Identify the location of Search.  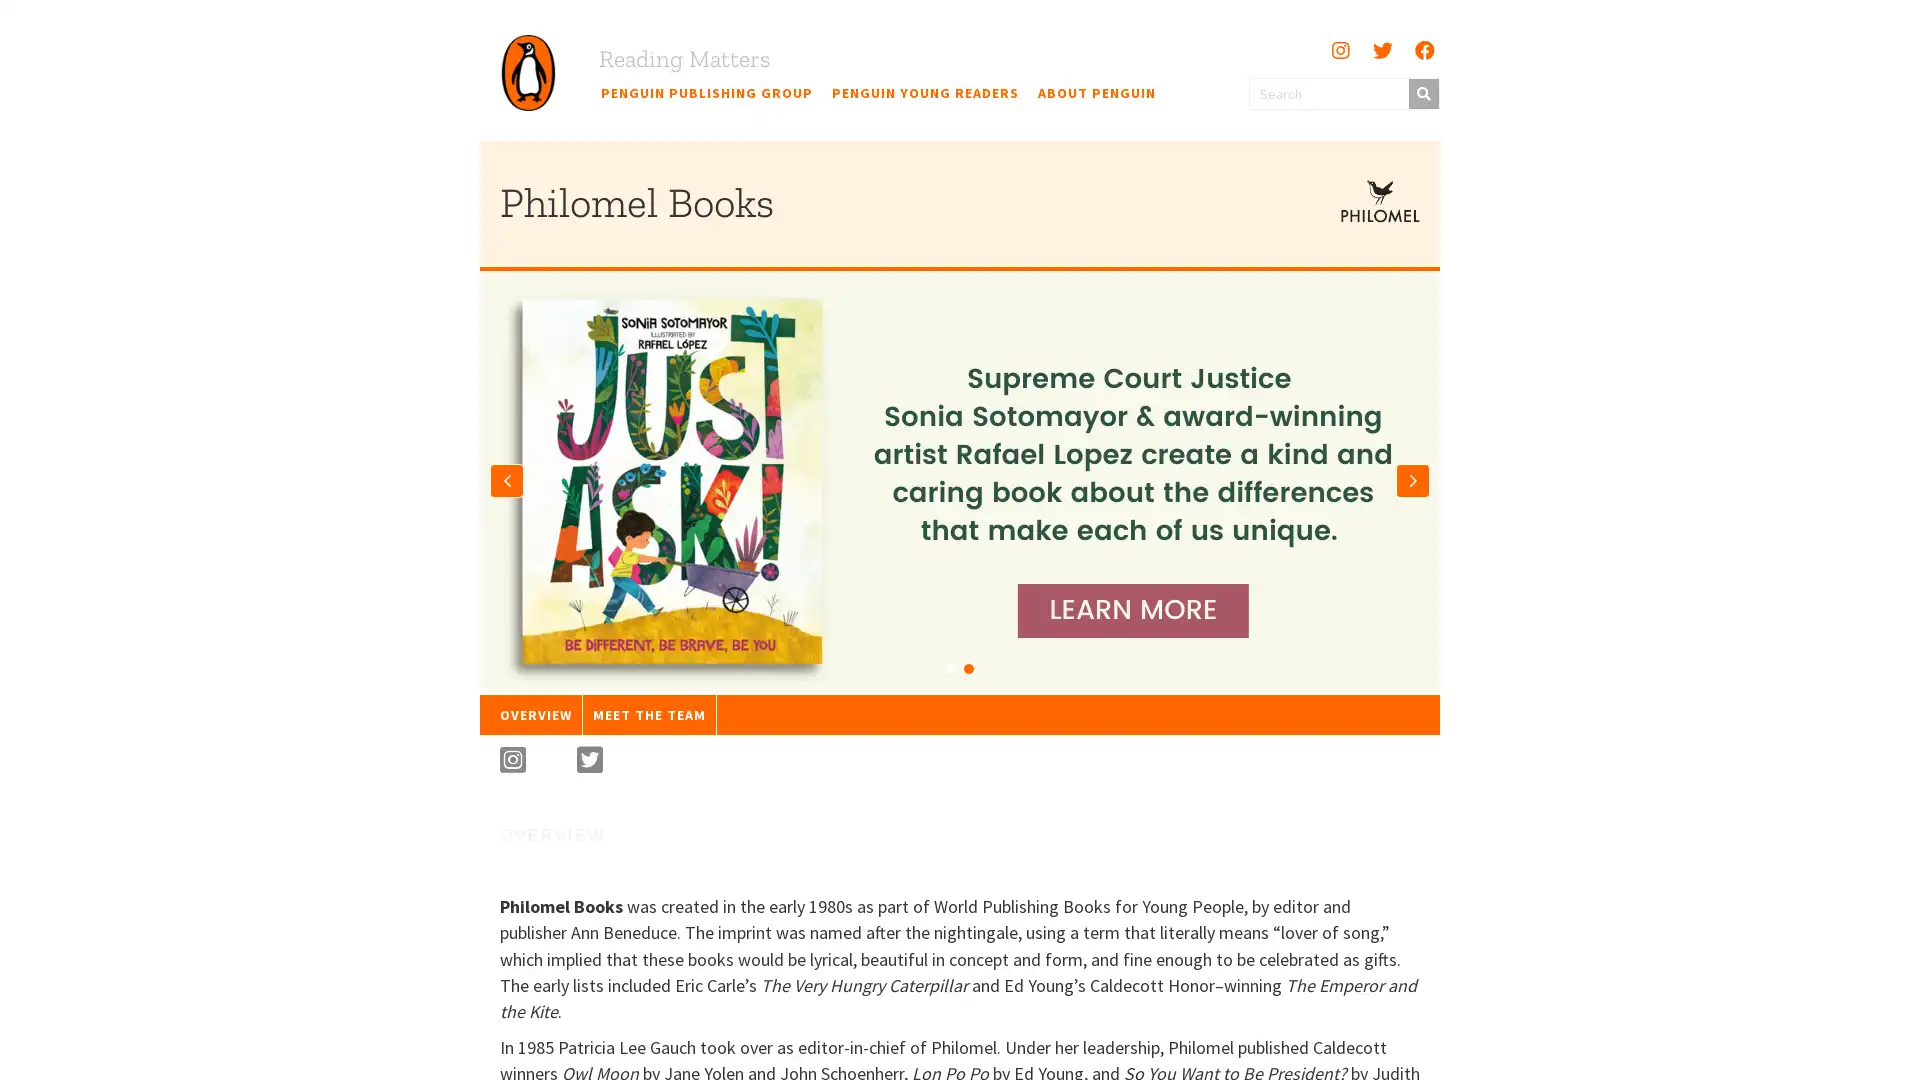
(1421, 92).